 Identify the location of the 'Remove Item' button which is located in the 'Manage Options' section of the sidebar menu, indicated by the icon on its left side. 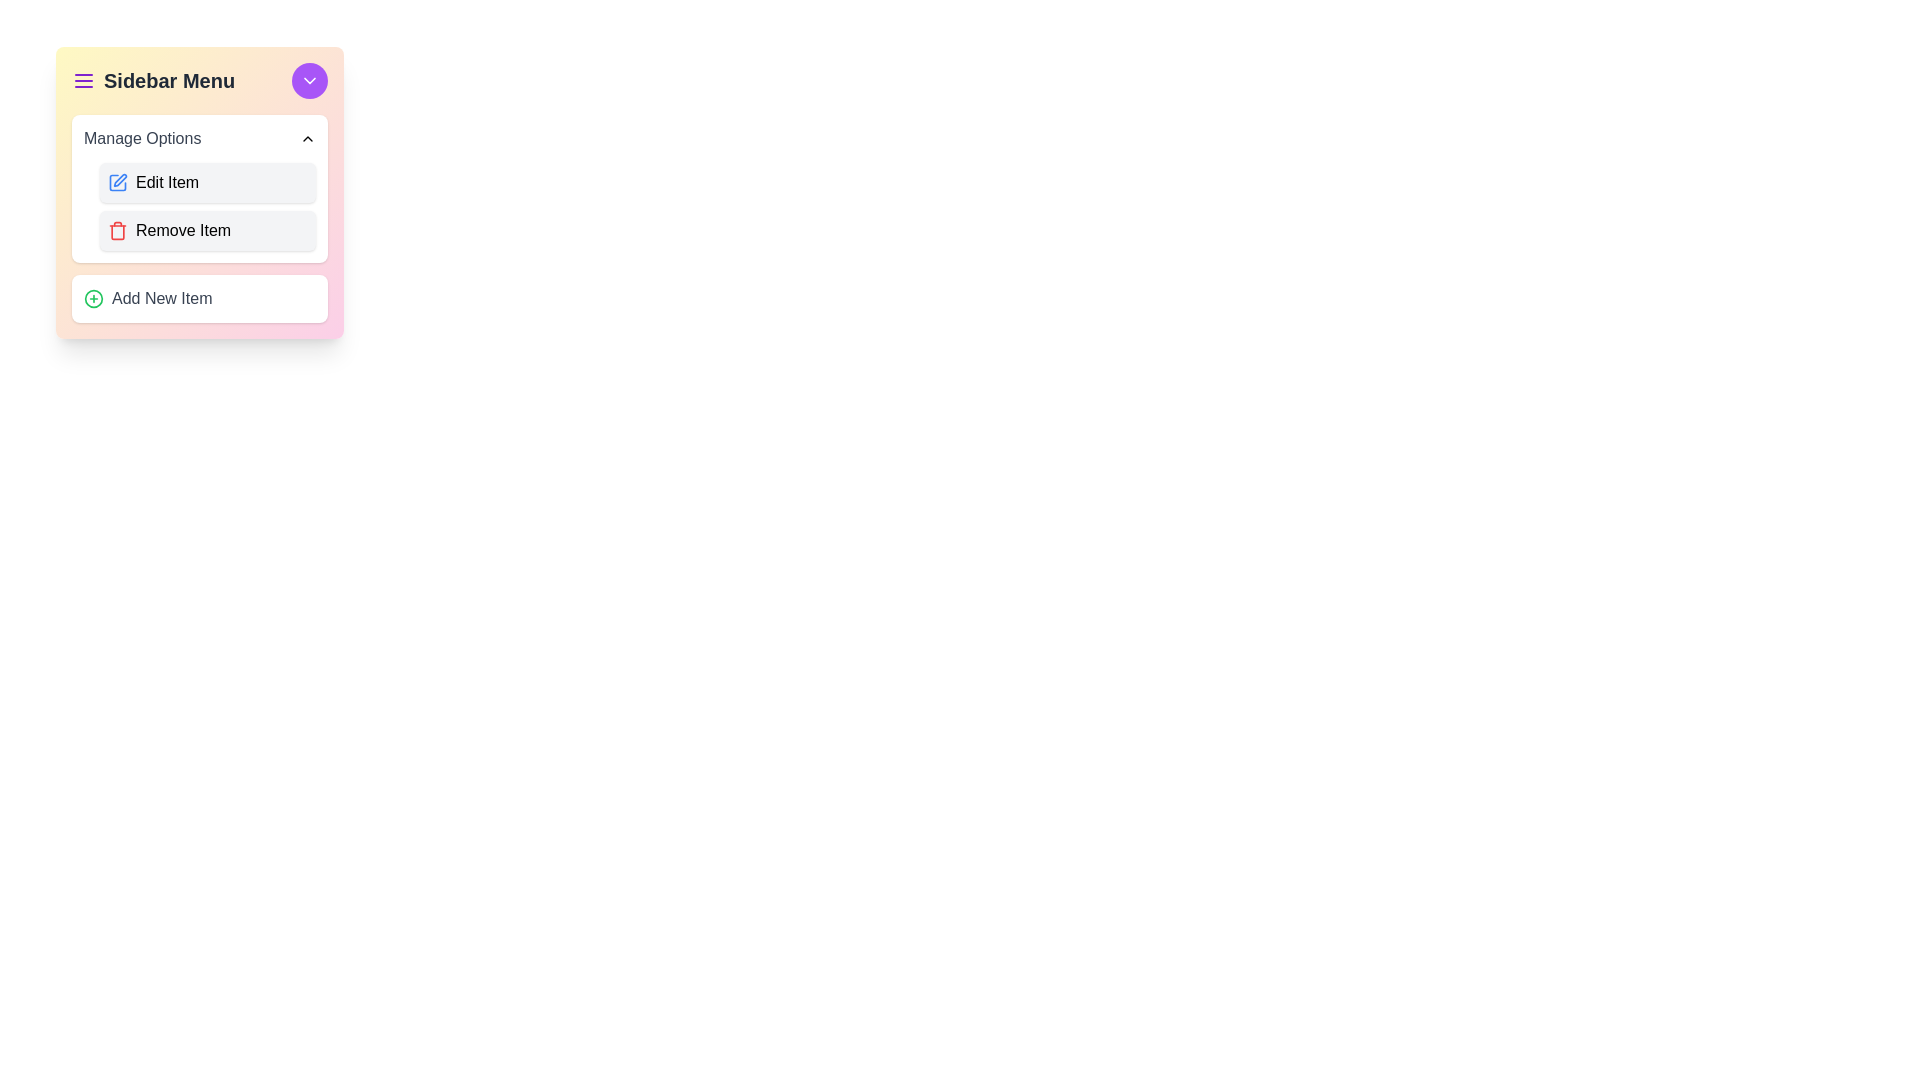
(117, 230).